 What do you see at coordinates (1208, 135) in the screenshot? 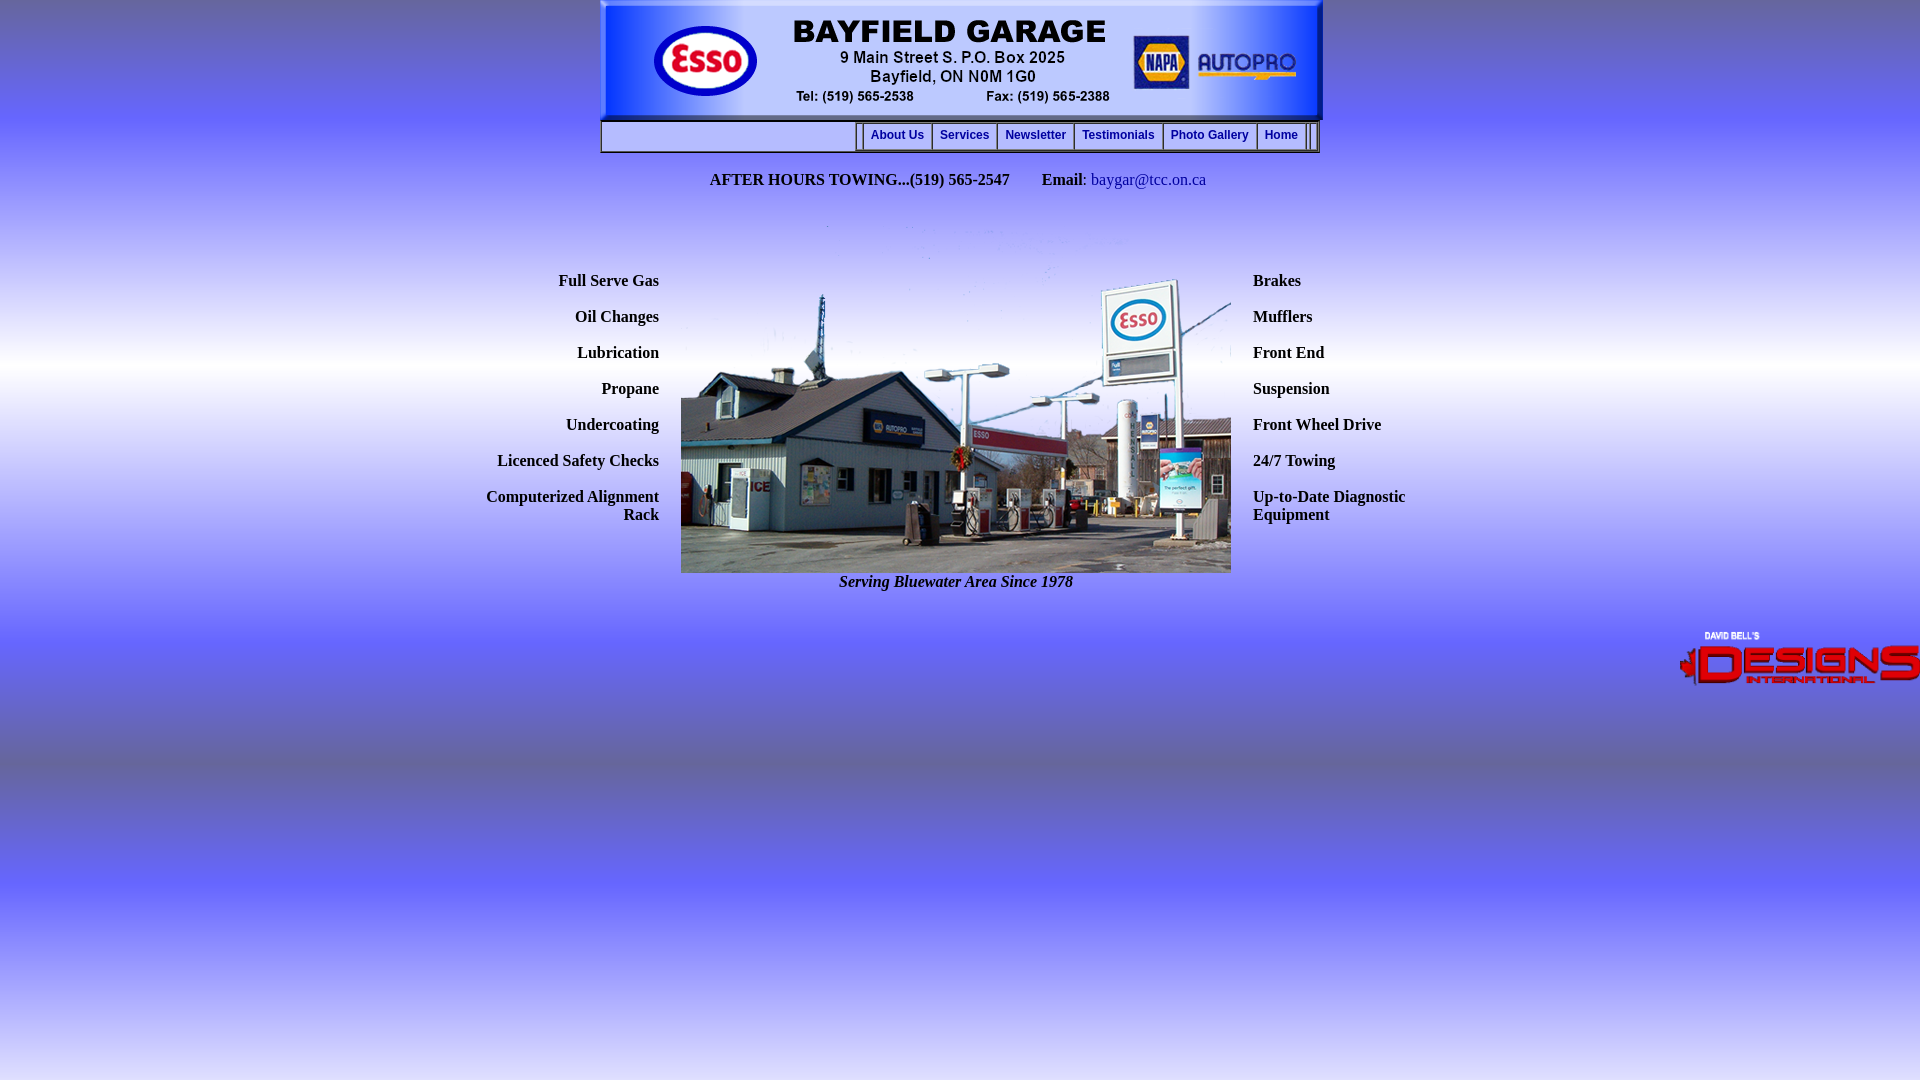
I see `'Photo Gallery'` at bounding box center [1208, 135].